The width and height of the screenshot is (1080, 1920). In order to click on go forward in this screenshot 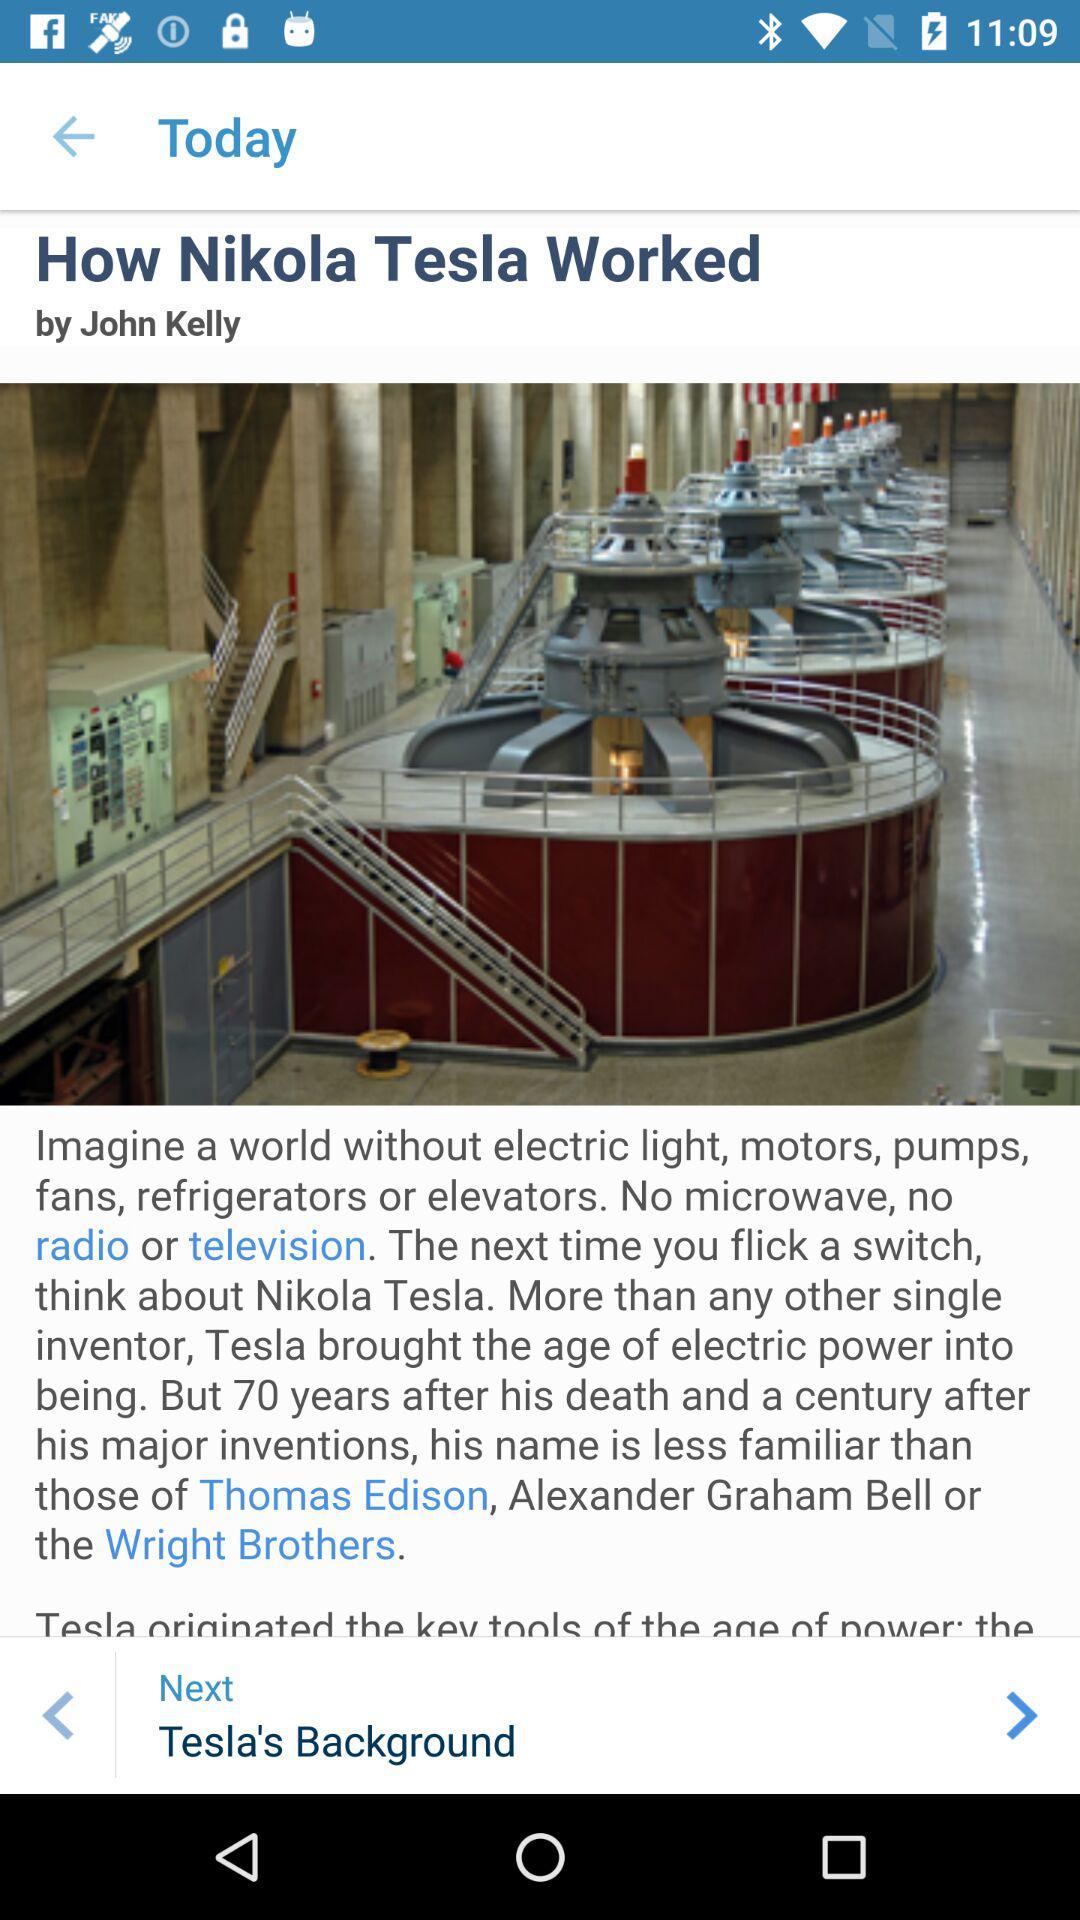, I will do `click(1022, 1714)`.